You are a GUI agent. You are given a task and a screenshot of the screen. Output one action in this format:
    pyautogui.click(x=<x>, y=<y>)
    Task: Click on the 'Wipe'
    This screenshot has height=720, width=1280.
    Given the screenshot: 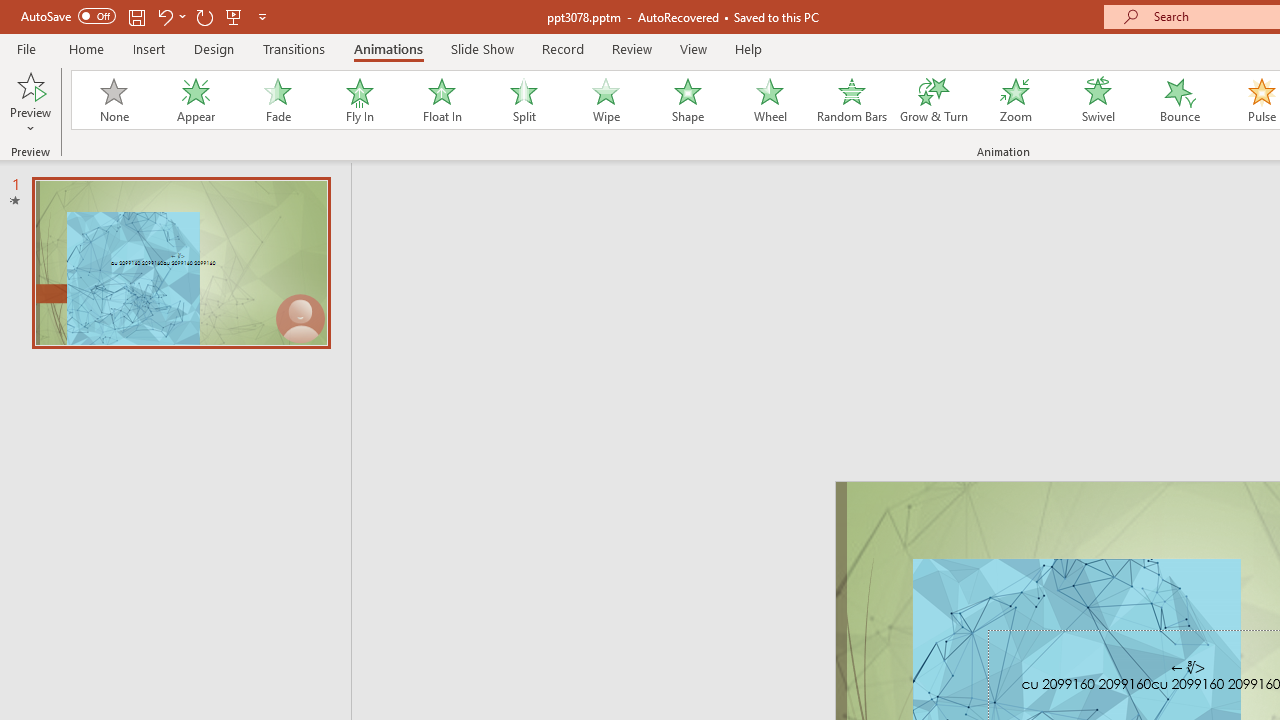 What is the action you would take?
    pyautogui.click(x=604, y=100)
    